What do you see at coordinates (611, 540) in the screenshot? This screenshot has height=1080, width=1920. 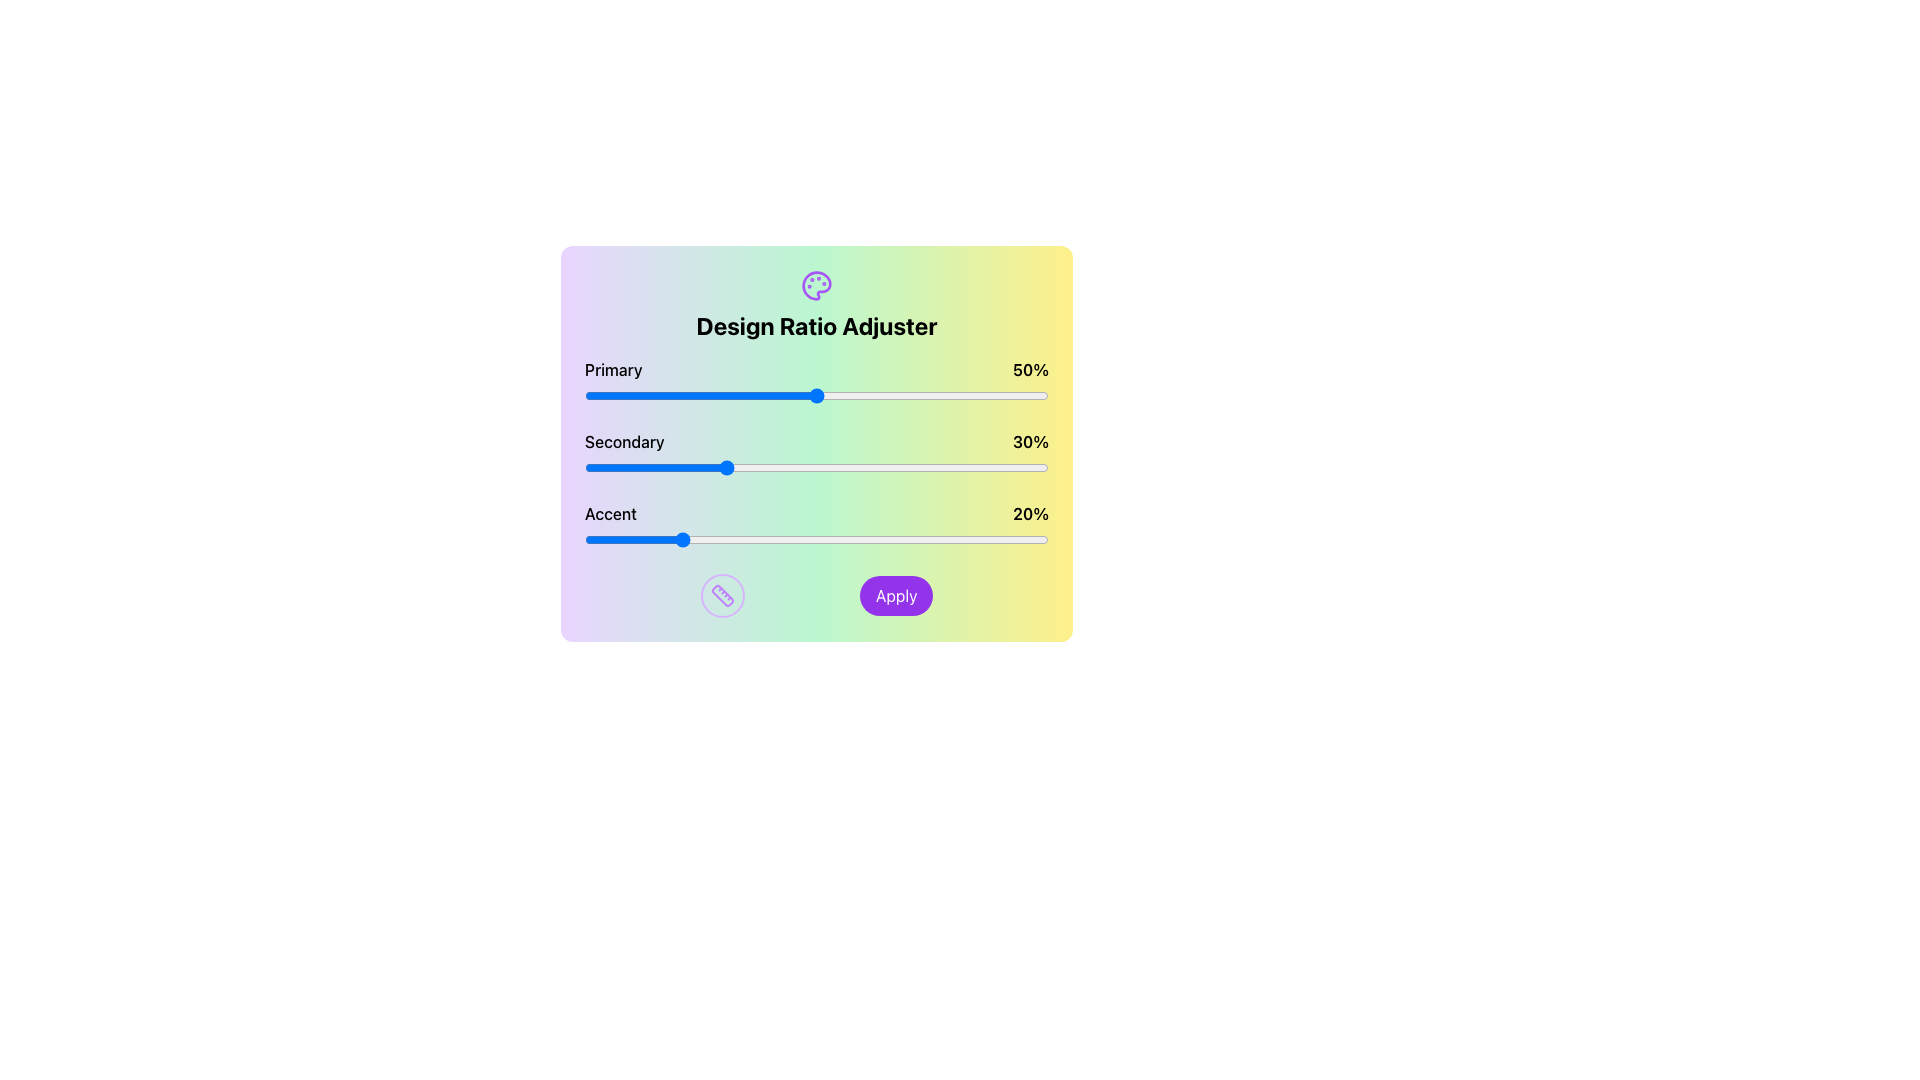 I see `the accent ratio` at bounding box center [611, 540].